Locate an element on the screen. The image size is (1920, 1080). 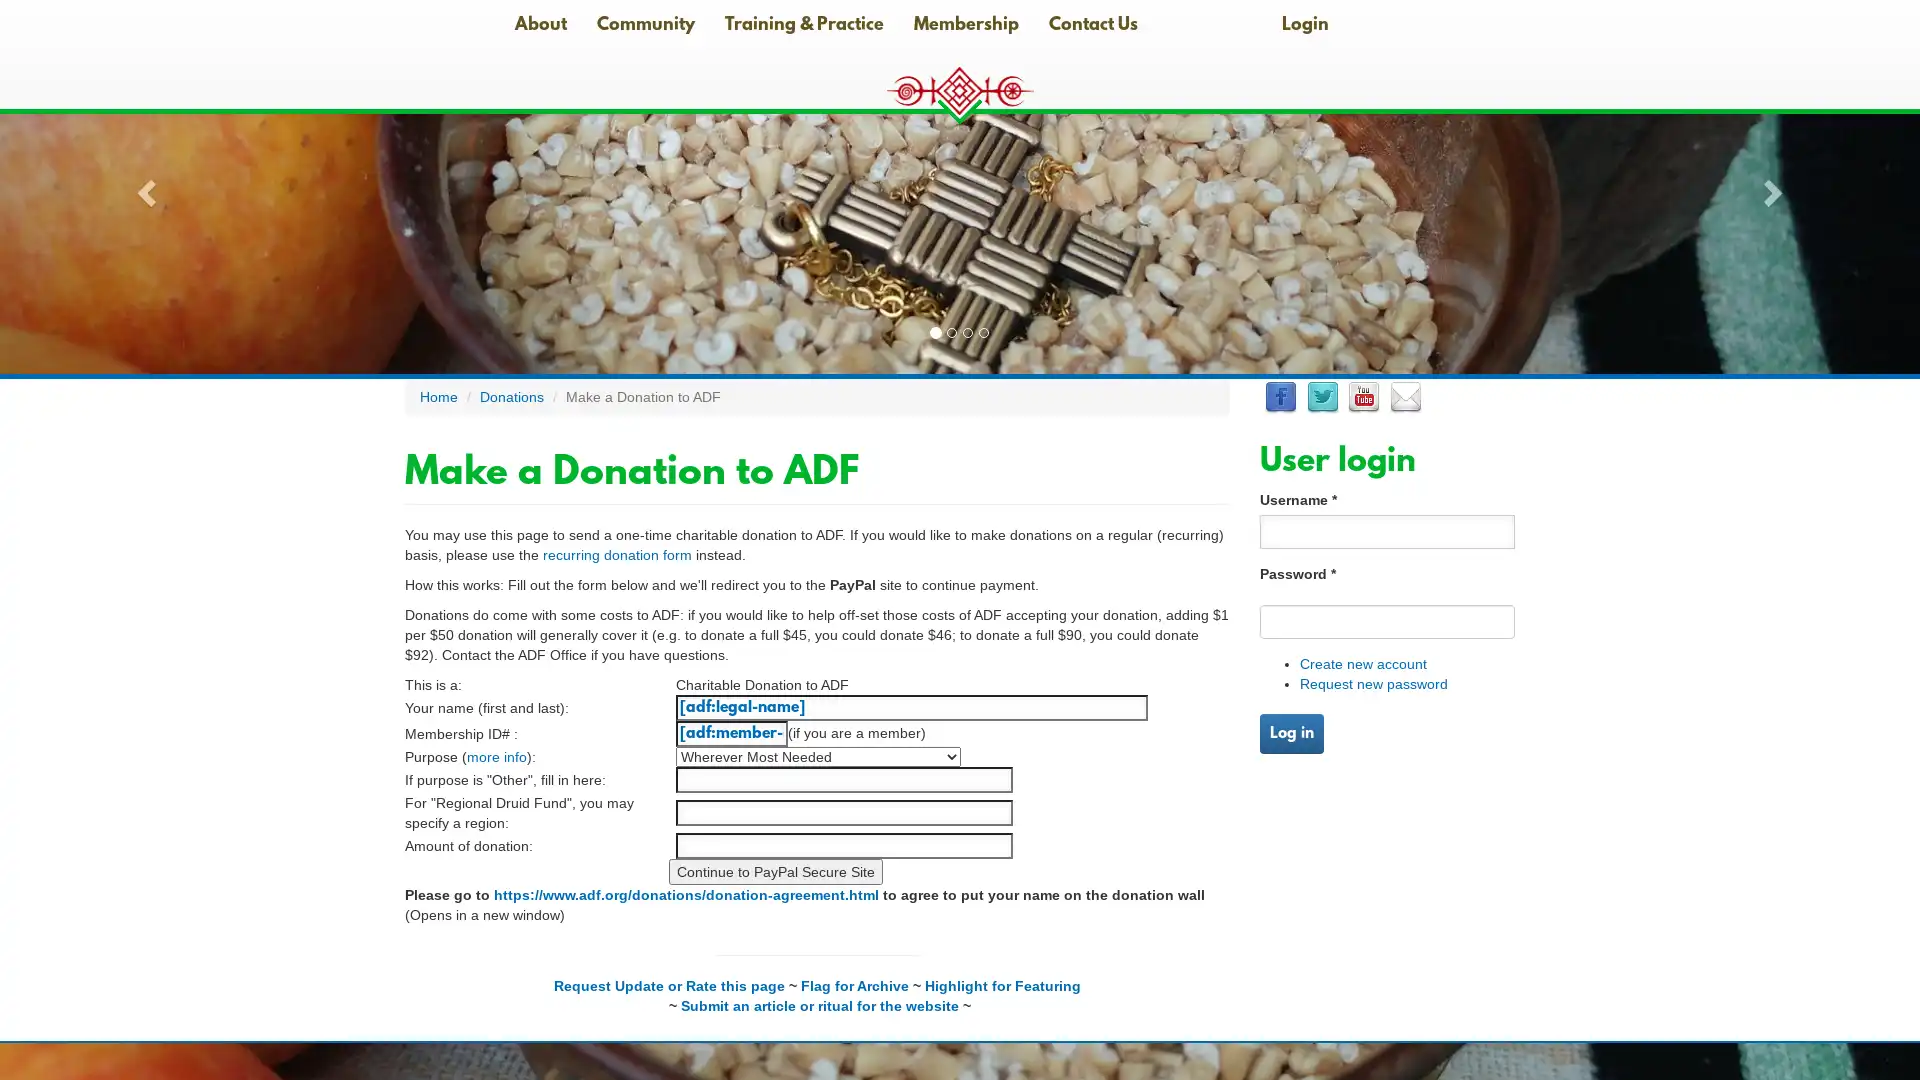
Log in is located at coordinates (1291, 732).